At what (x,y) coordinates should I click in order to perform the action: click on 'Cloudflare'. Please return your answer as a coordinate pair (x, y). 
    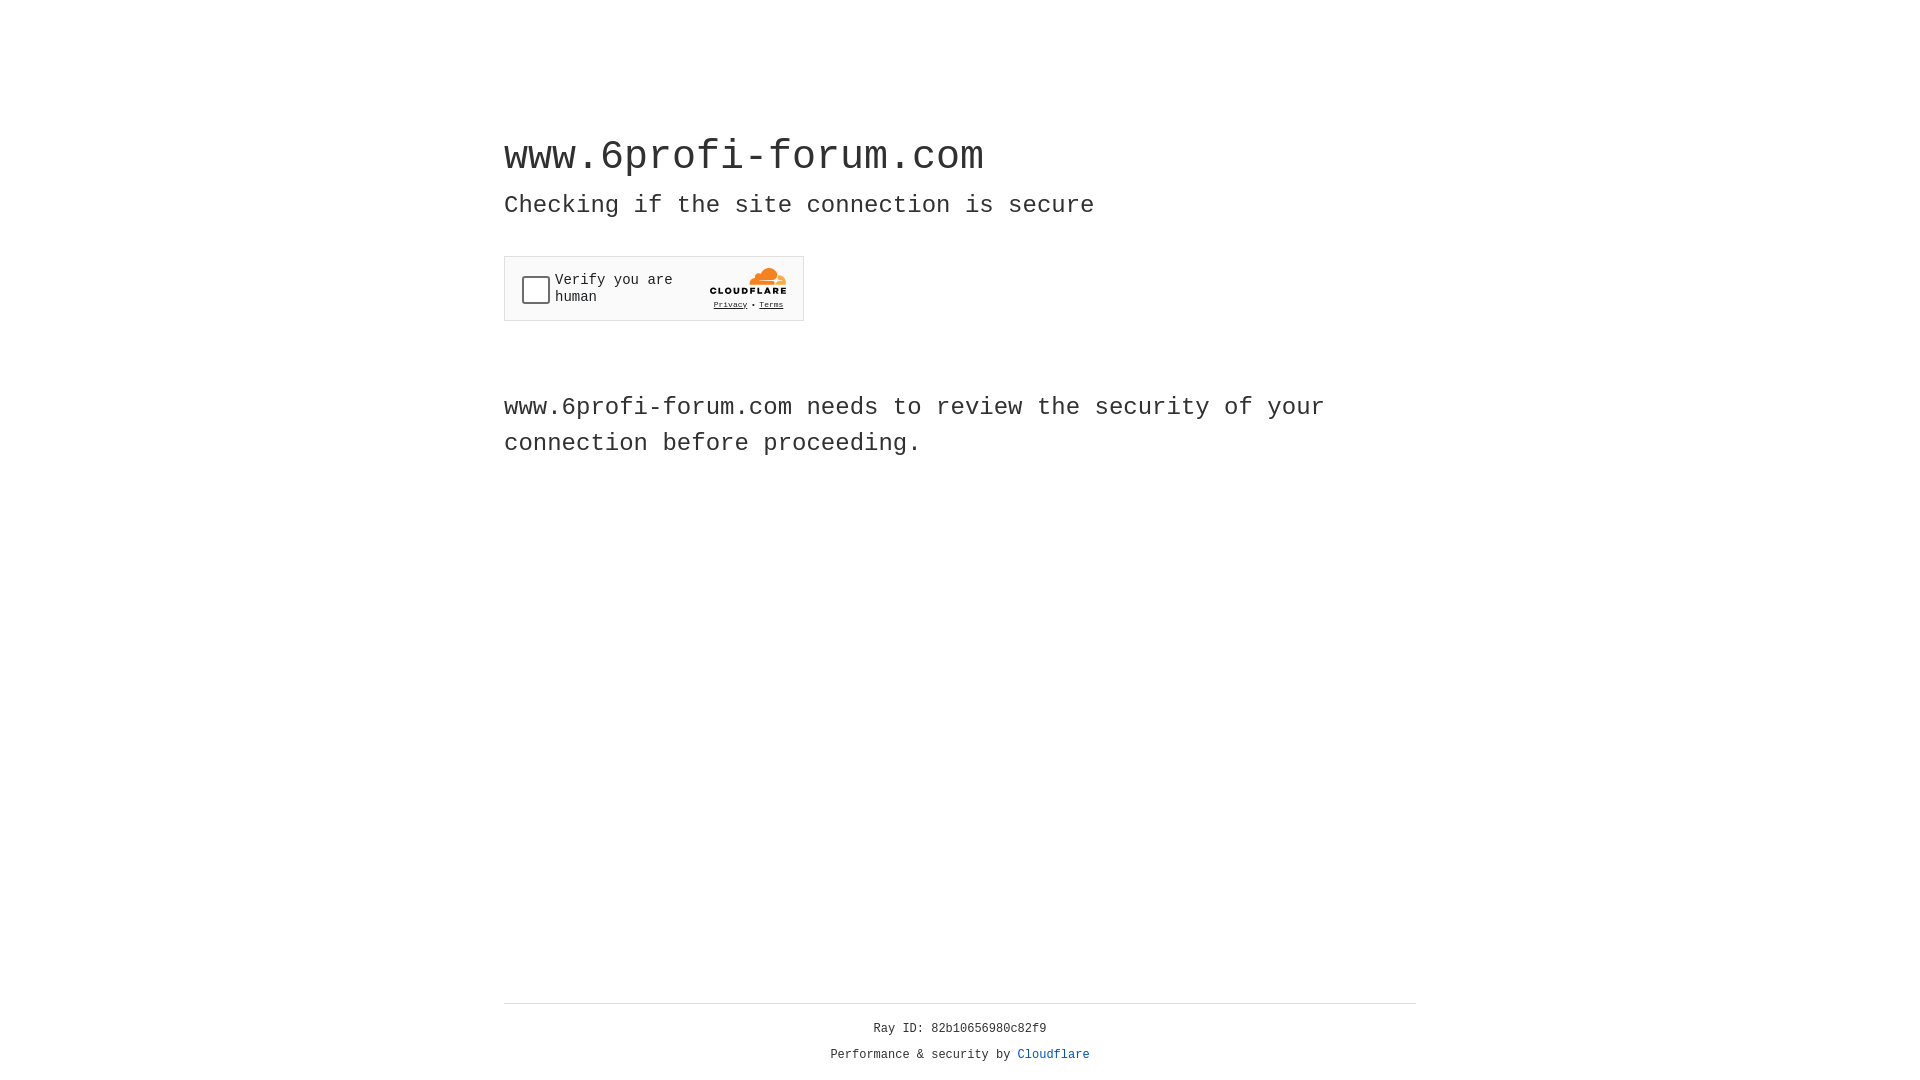
    Looking at the image, I should click on (1053, 1054).